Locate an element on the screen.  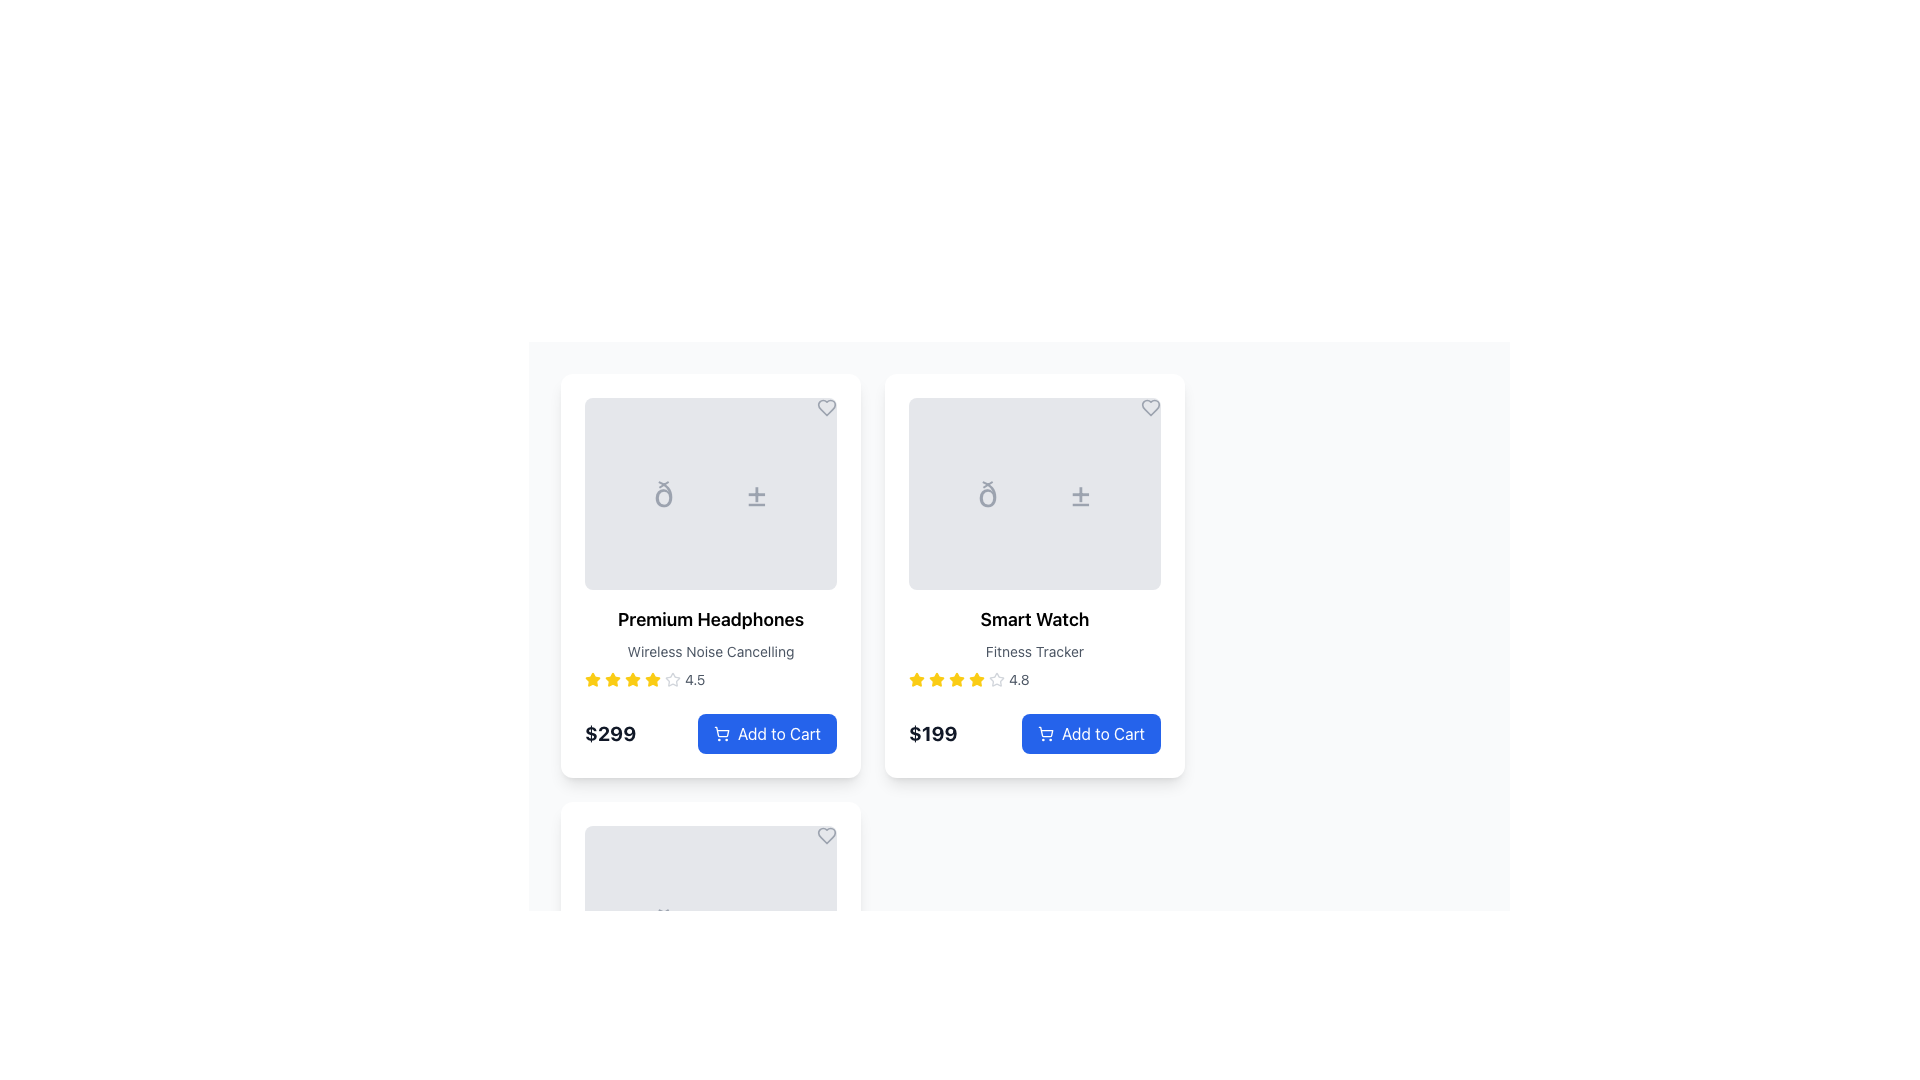
the image placeholder for the 'Smart Watch' product located at the top-center of the product card is located at coordinates (1035, 493).